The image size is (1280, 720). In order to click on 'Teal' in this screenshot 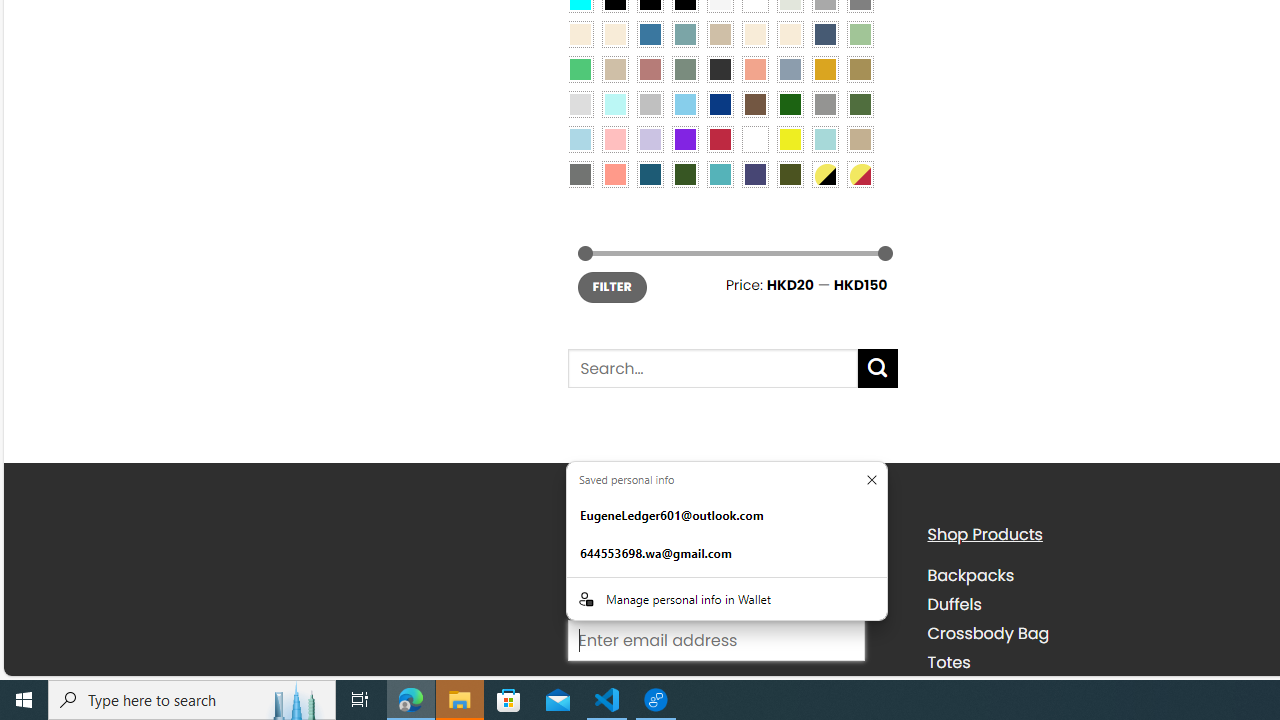, I will do `click(720, 173)`.